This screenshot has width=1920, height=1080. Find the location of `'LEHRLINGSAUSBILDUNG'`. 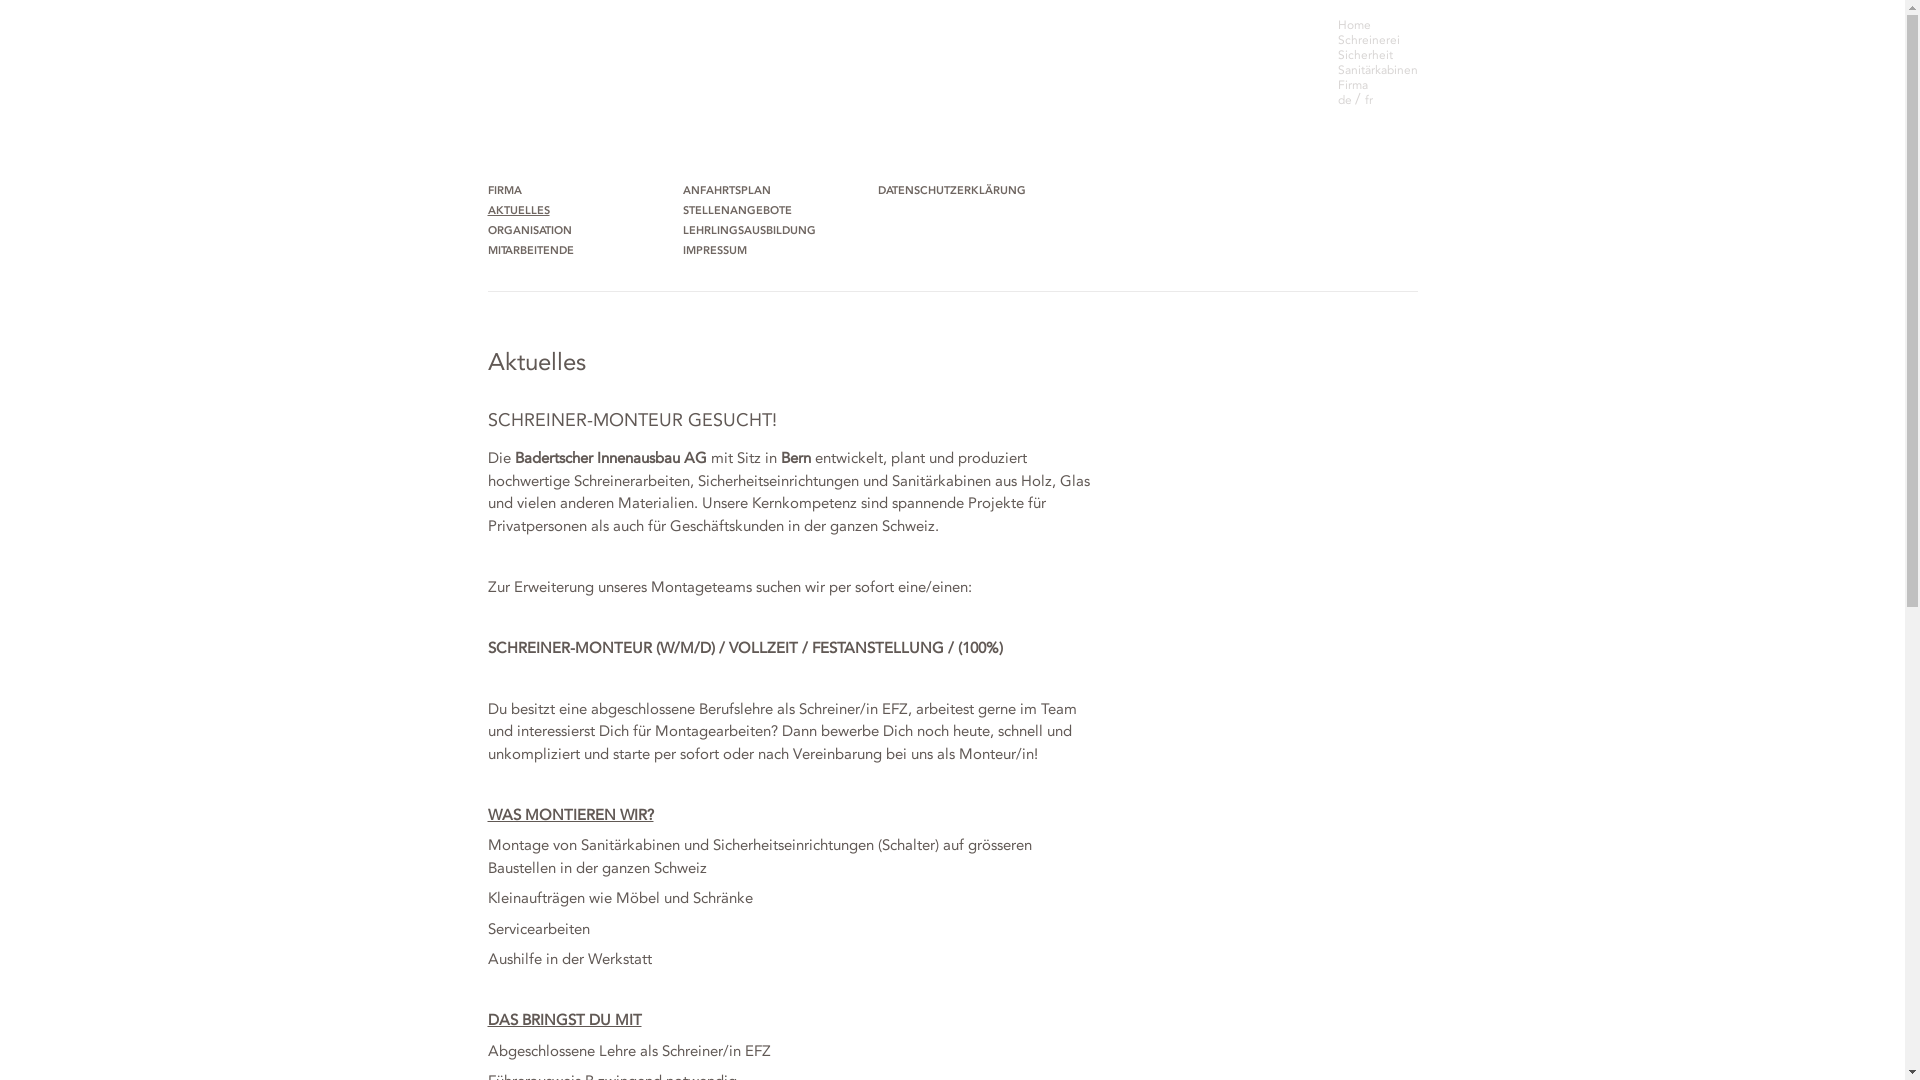

'LEHRLINGSAUSBILDUNG' is located at coordinates (748, 230).